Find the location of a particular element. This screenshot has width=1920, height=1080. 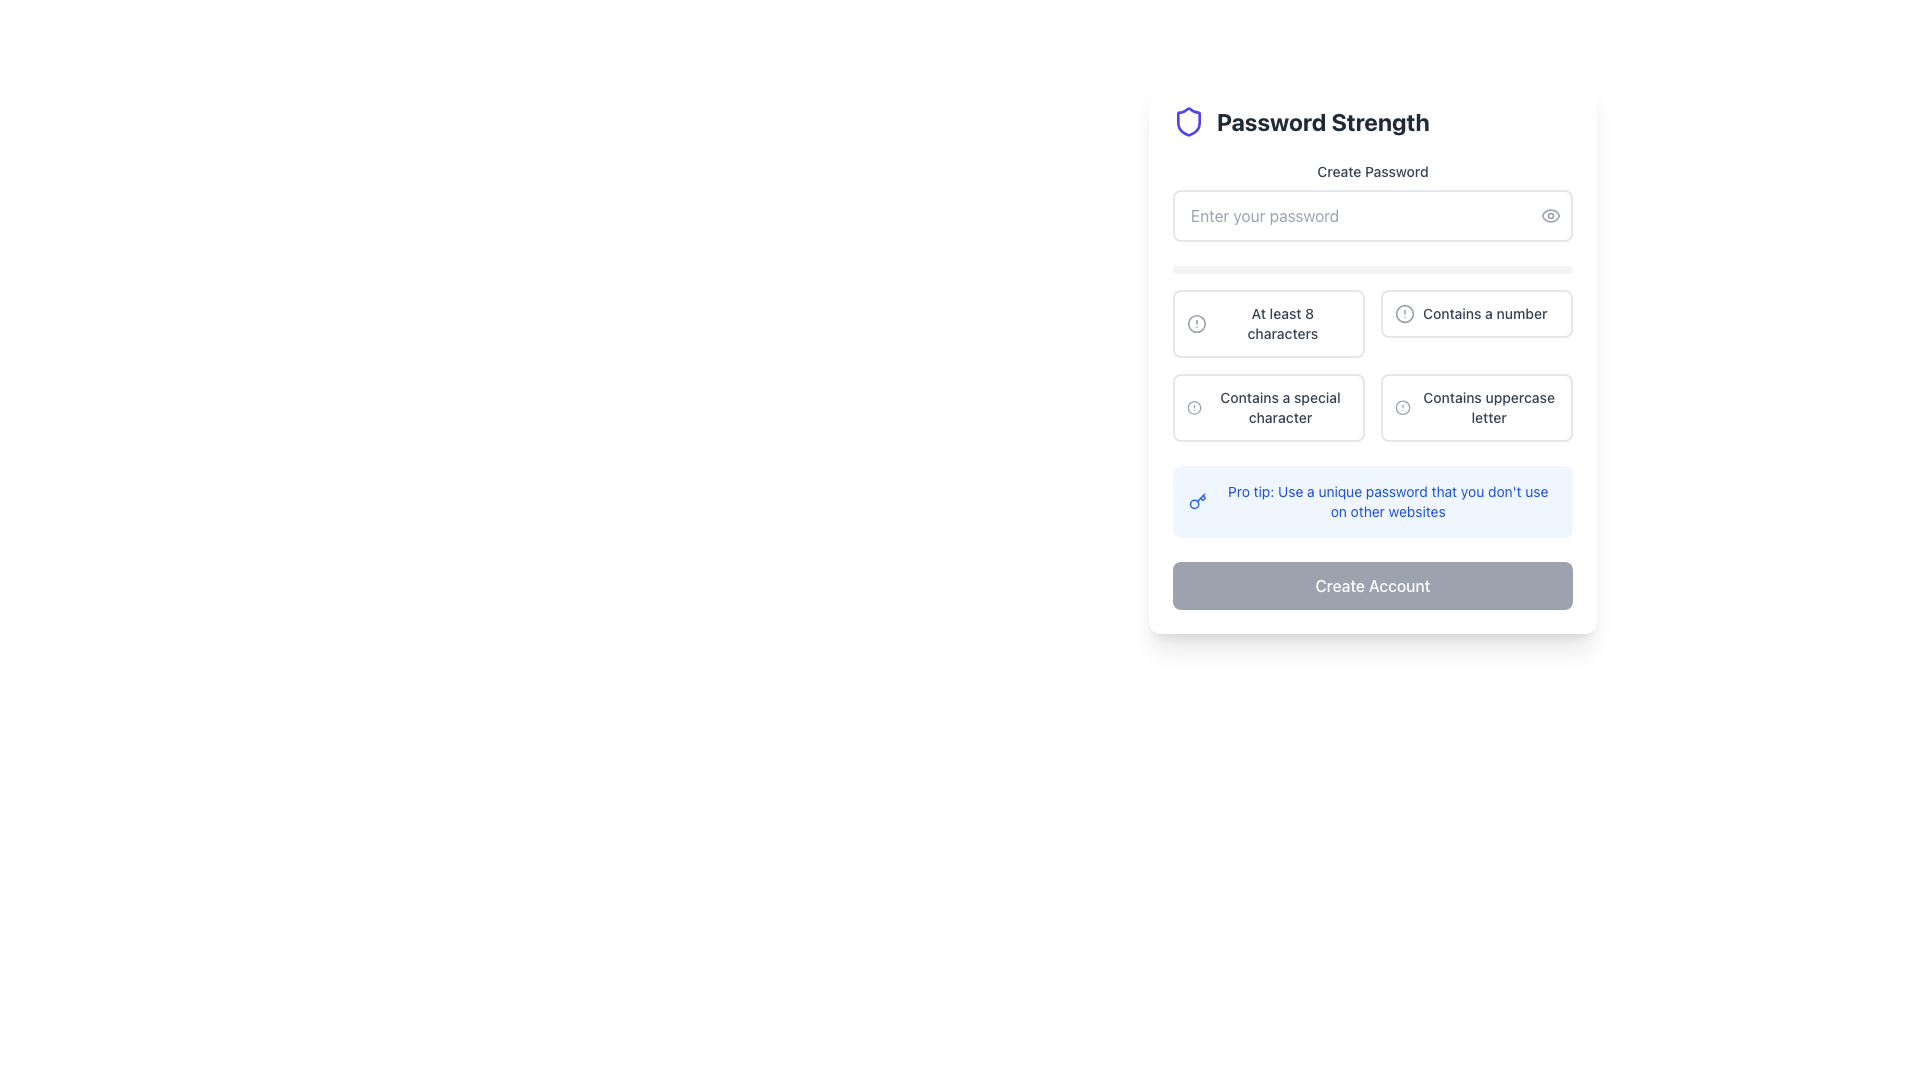

the Text Label with Icon that indicates the password must contain a numerical character, positioned in the second column and first row of the grid is located at coordinates (1477, 323).